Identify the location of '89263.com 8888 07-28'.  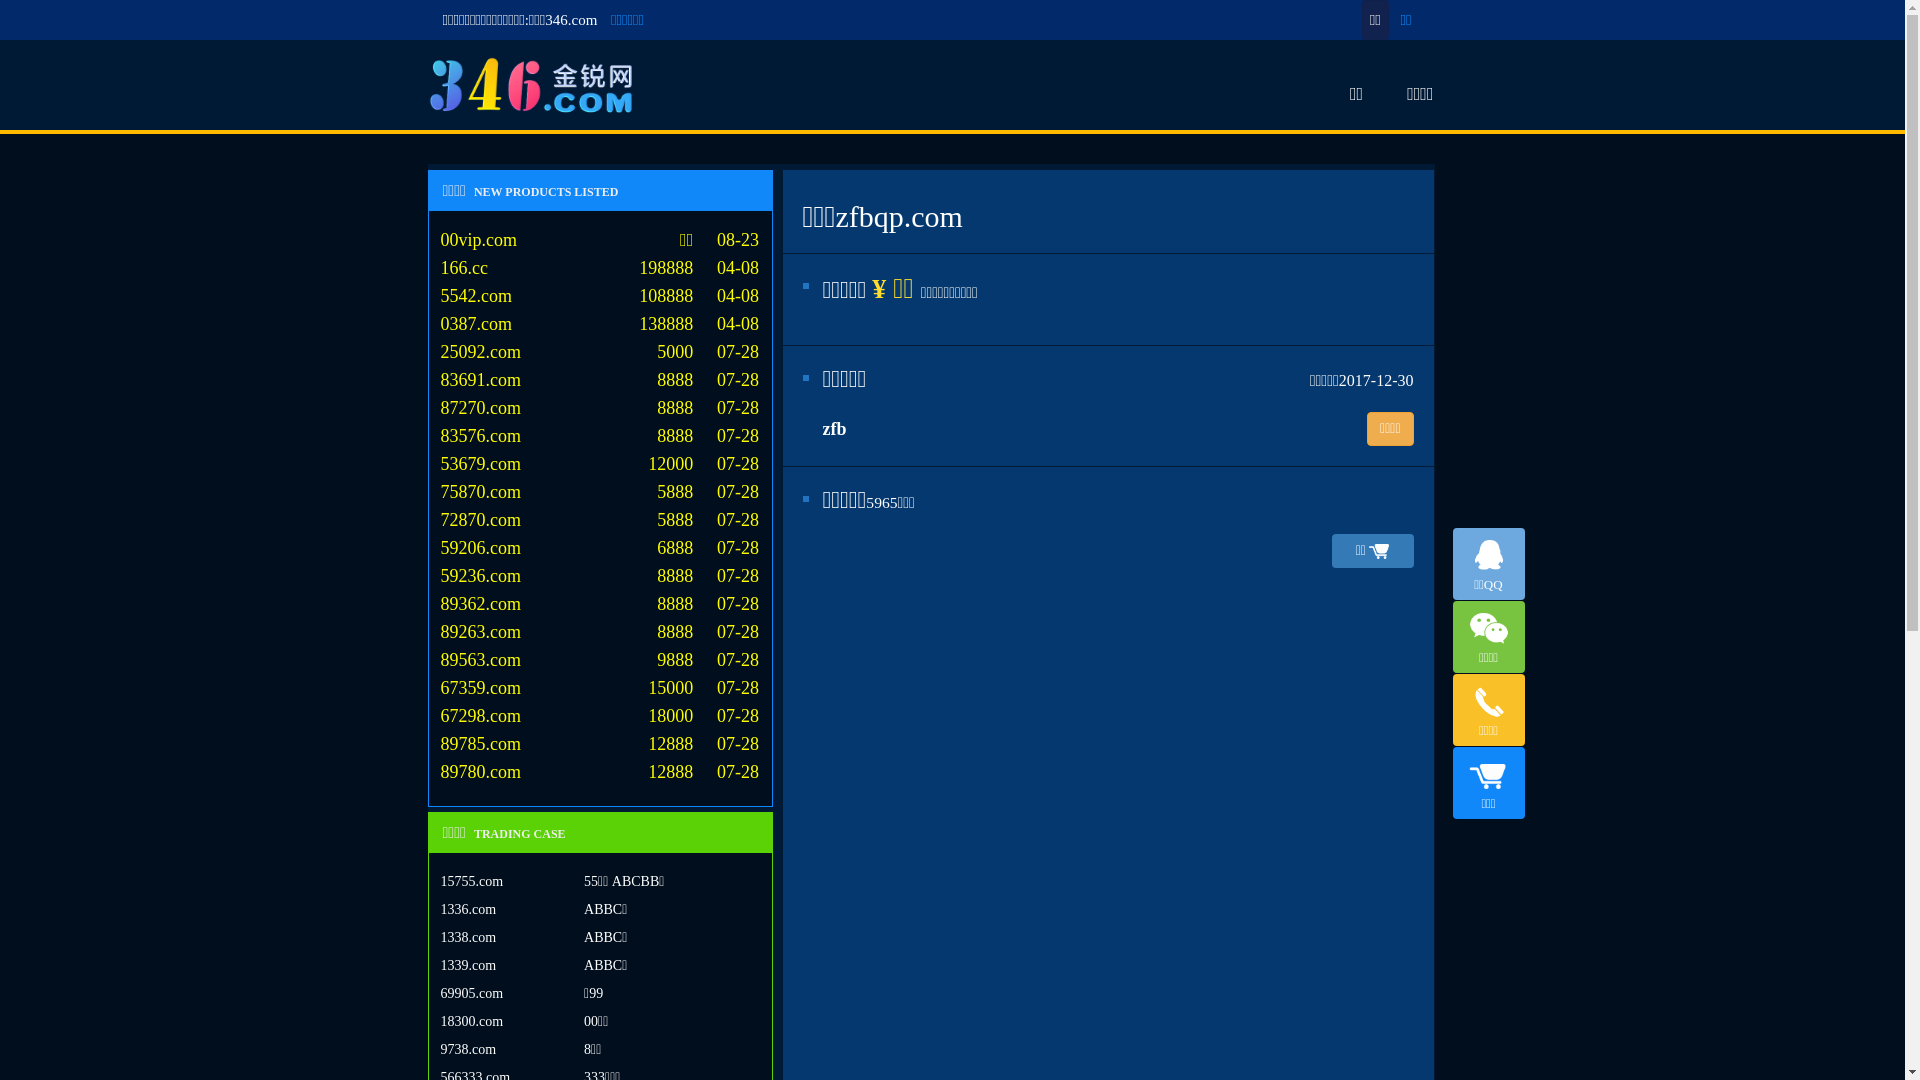
(598, 640).